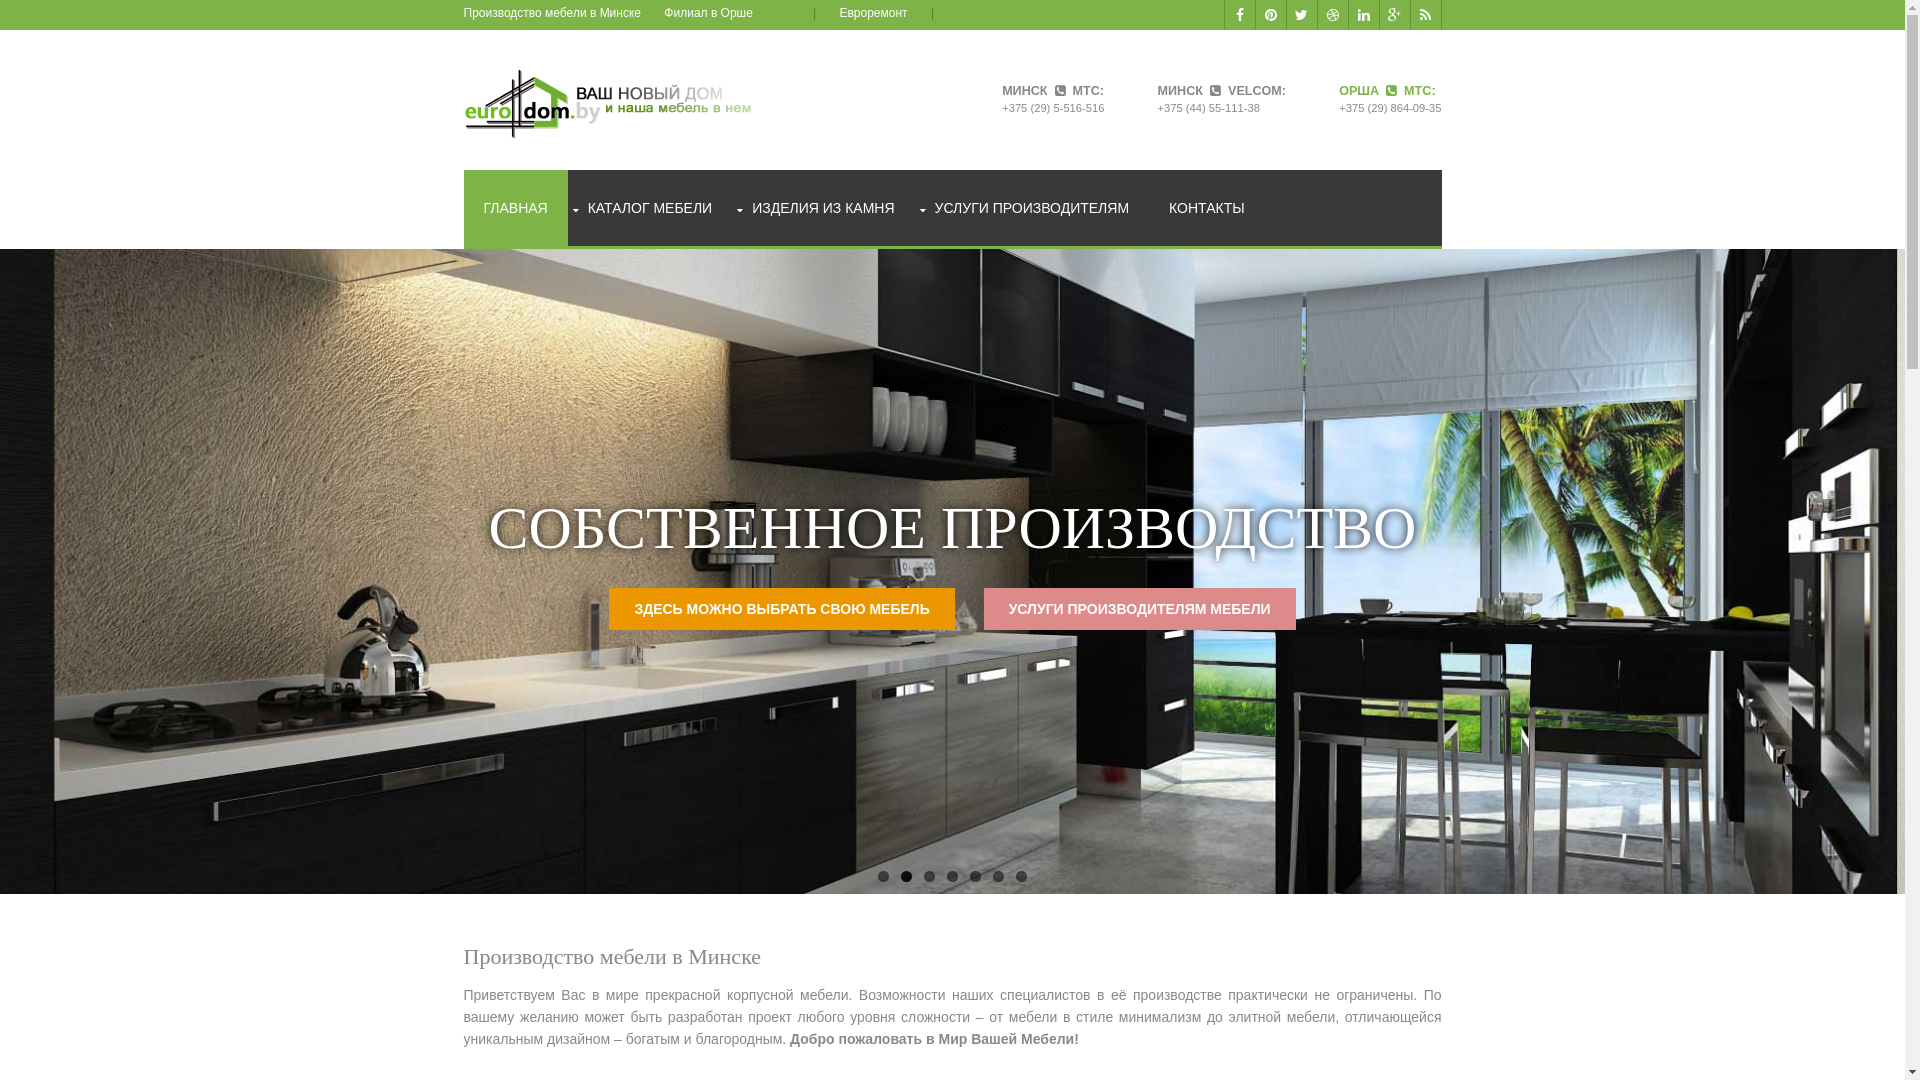  What do you see at coordinates (928, 875) in the screenshot?
I see `'3'` at bounding box center [928, 875].